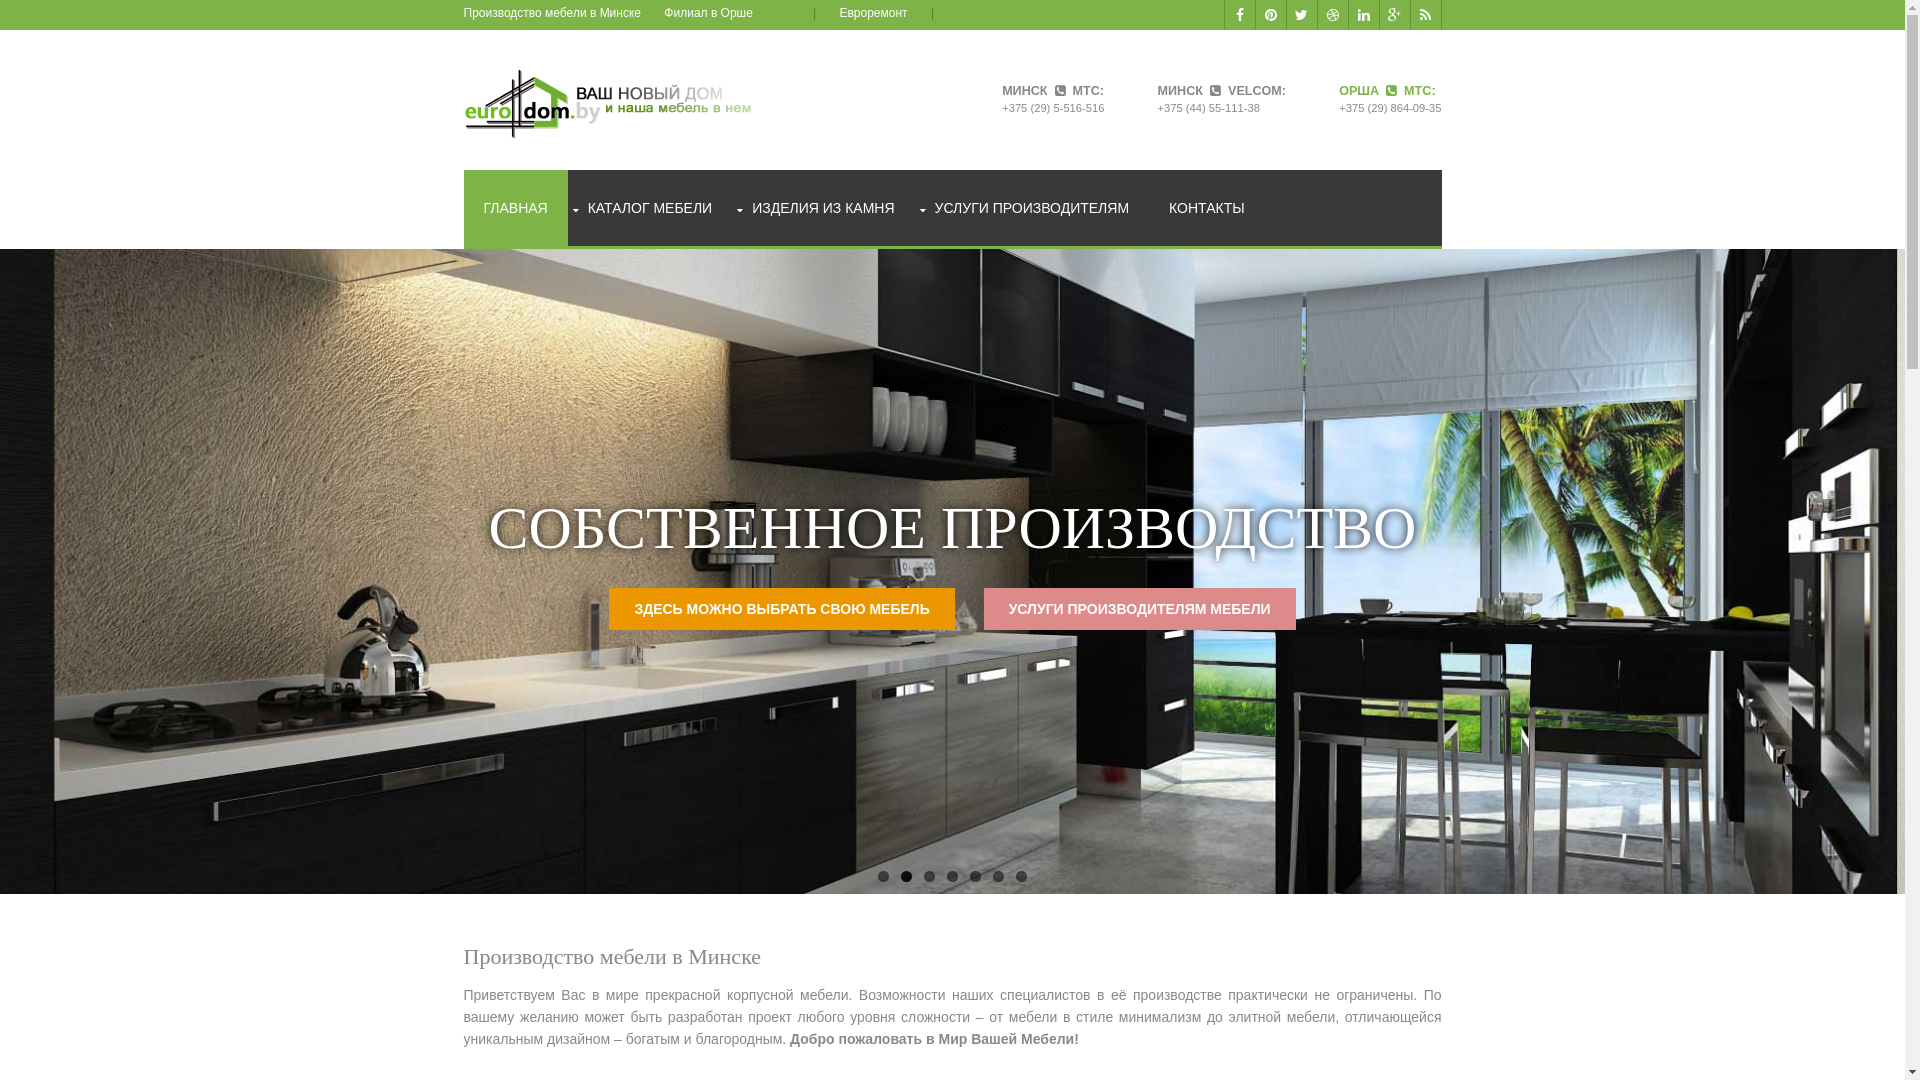  What do you see at coordinates (928, 875) in the screenshot?
I see `'3'` at bounding box center [928, 875].